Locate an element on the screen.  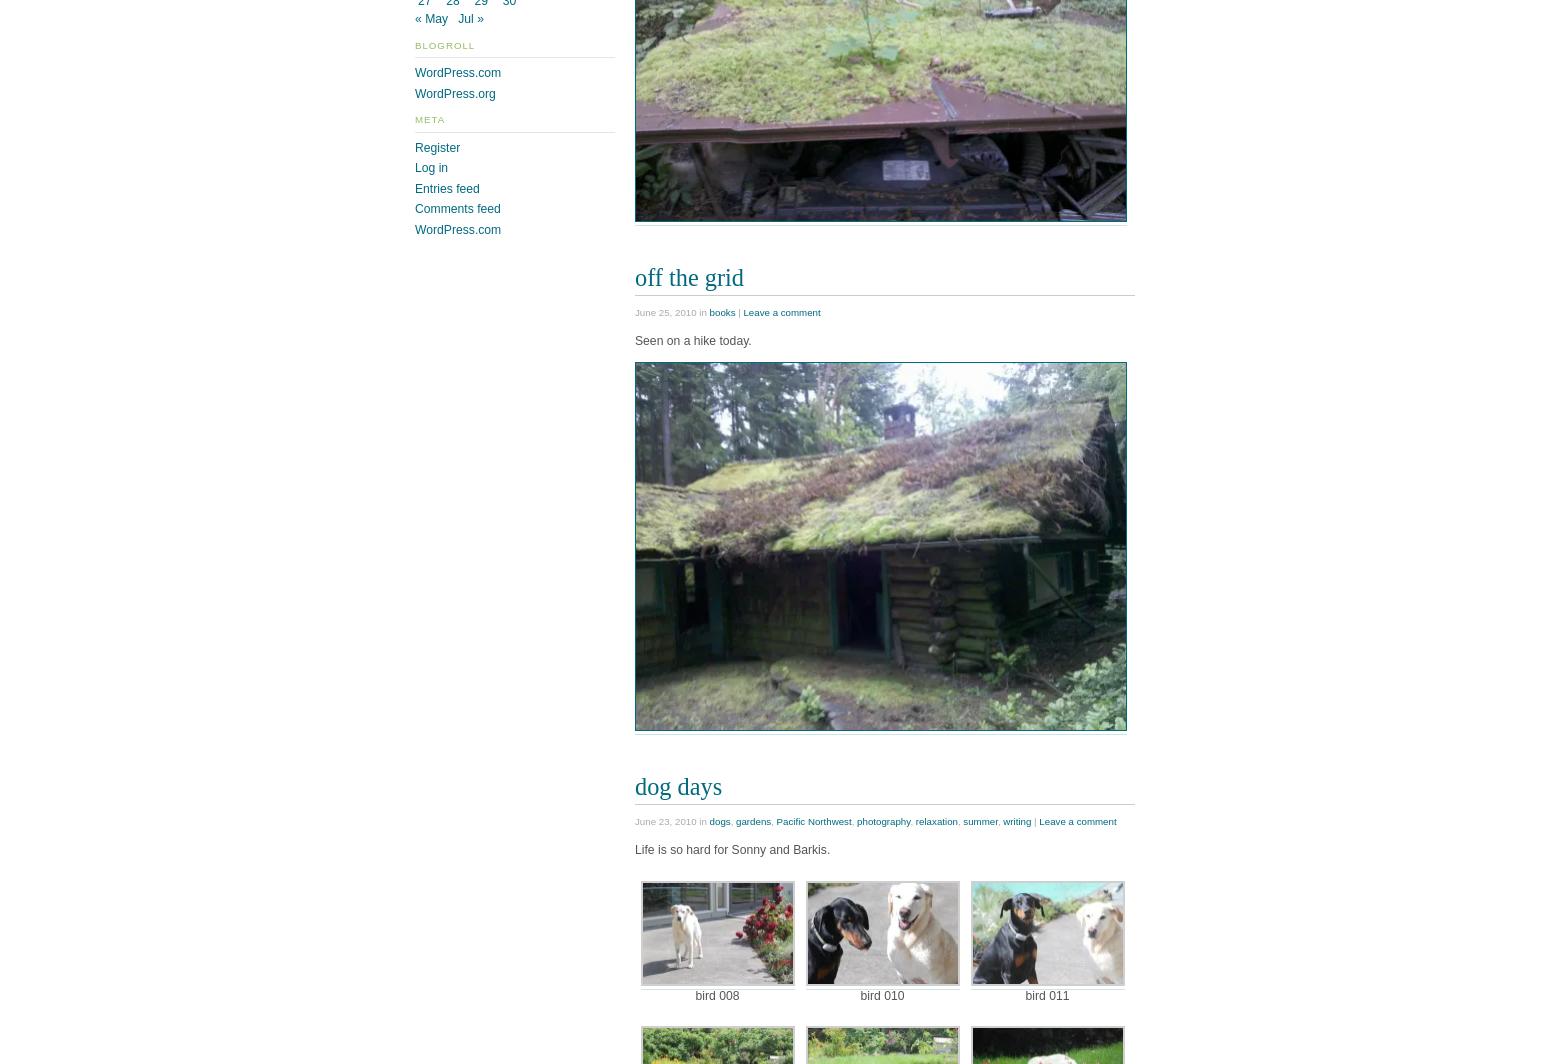
'Meta' is located at coordinates (429, 119).